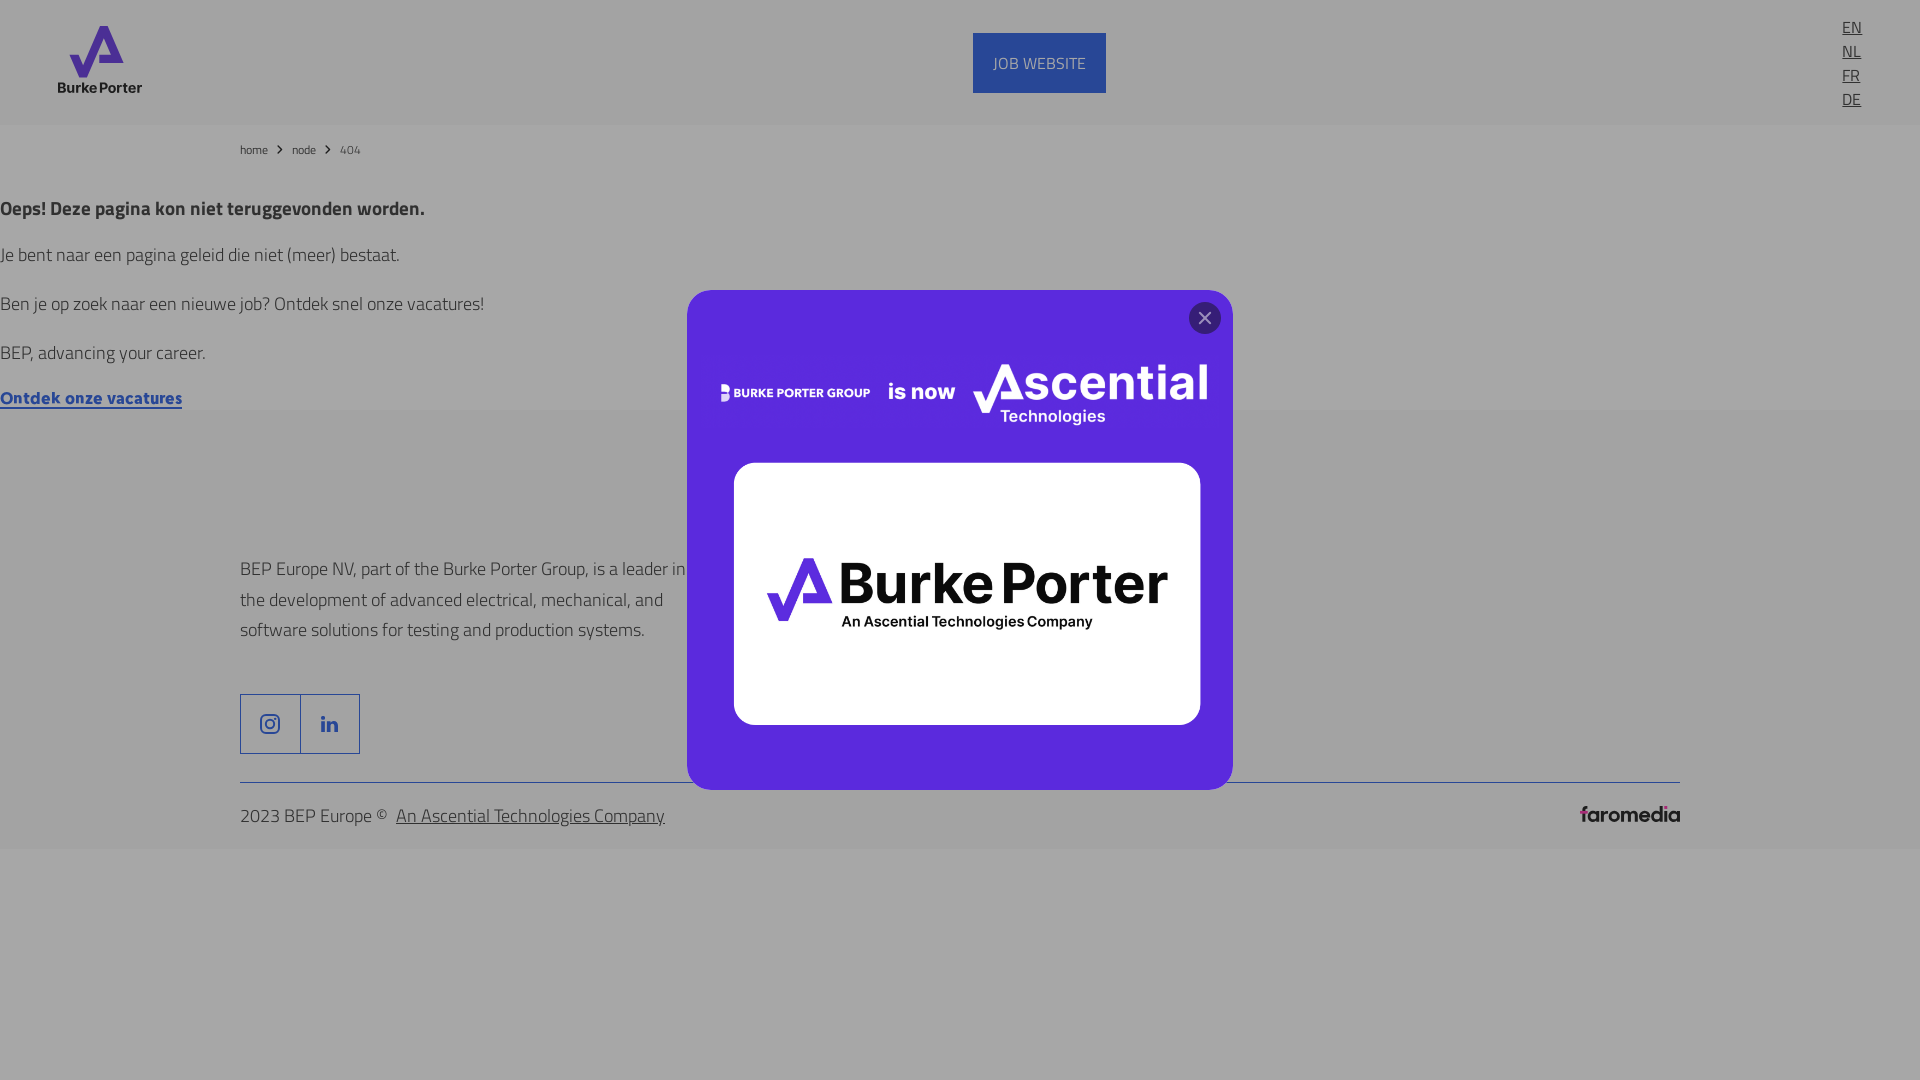 This screenshot has height=1080, width=1920. What do you see at coordinates (312, 149) in the screenshot?
I see `'node'` at bounding box center [312, 149].